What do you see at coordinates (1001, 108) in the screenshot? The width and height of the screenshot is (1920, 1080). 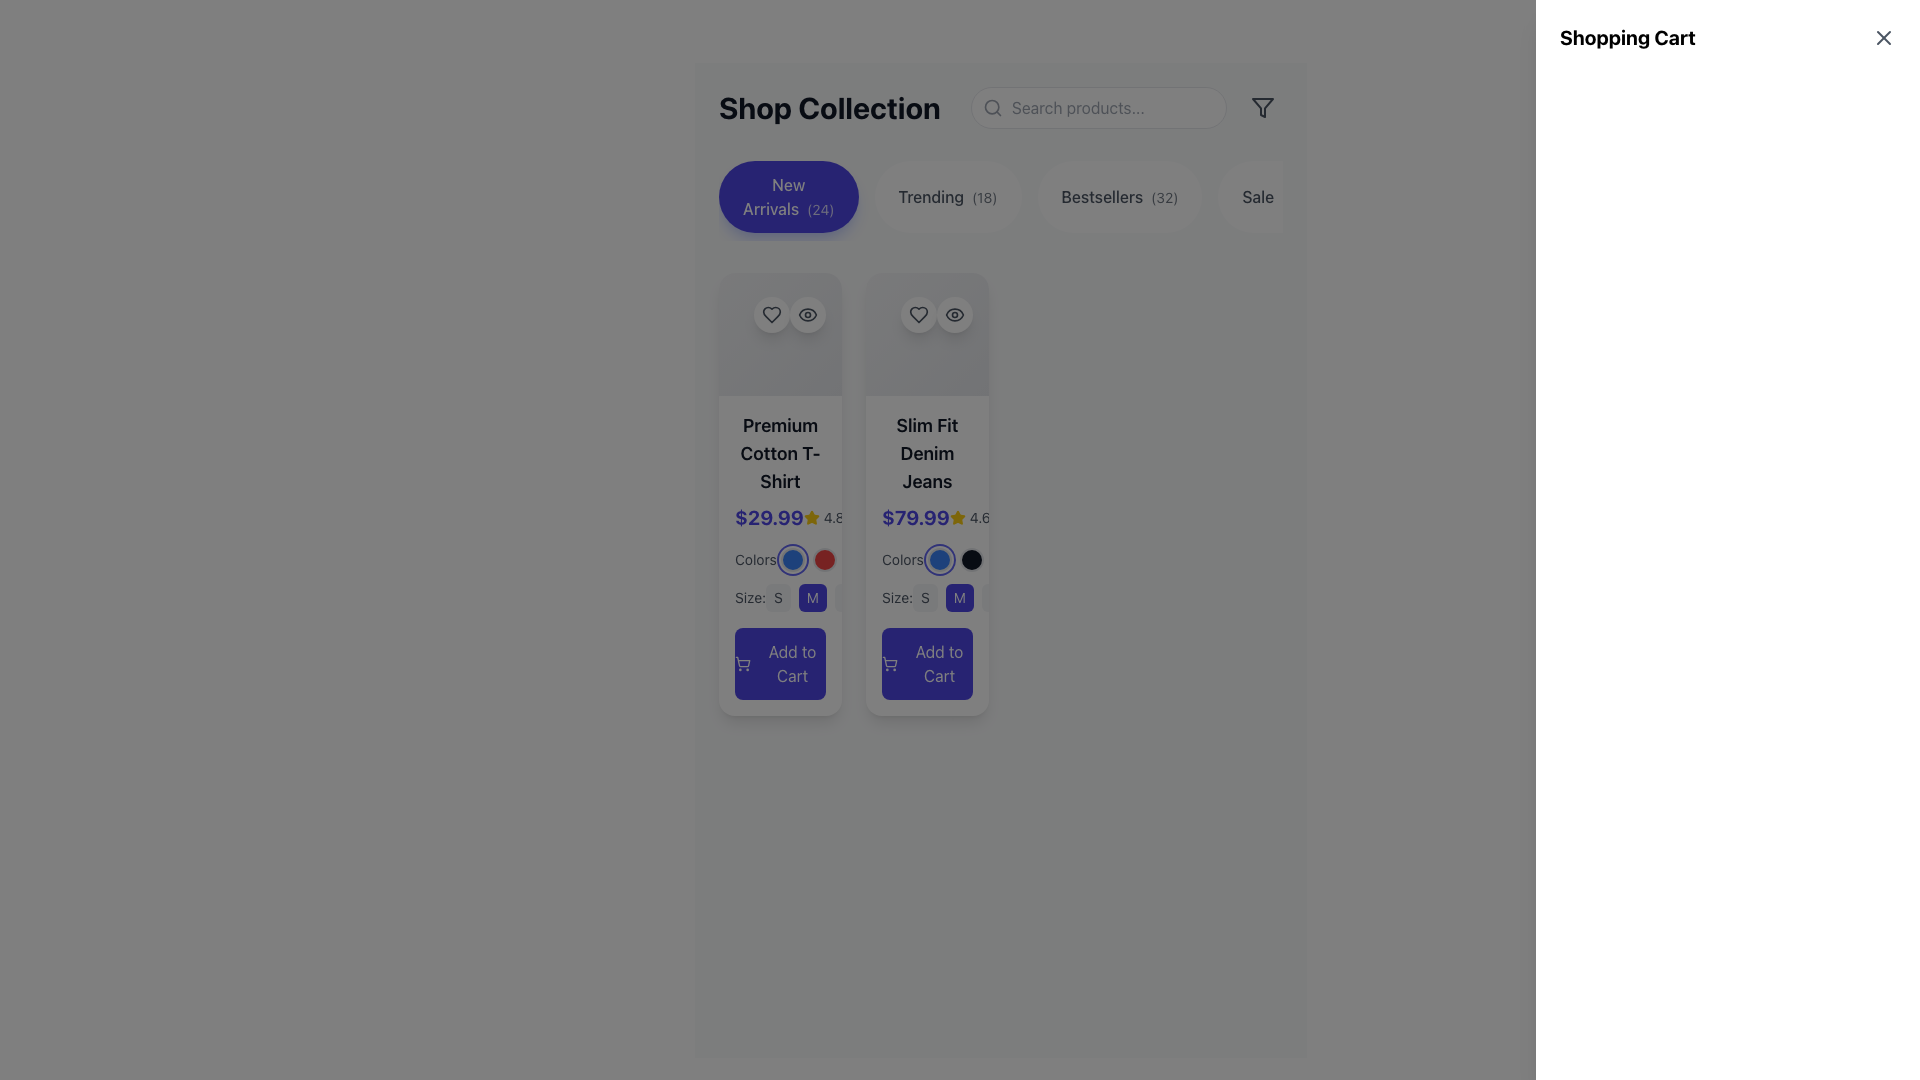 I see `the search icon located within the Header and utility bar, adjacent to the 'Shop Collection' label, to initiate a search` at bounding box center [1001, 108].